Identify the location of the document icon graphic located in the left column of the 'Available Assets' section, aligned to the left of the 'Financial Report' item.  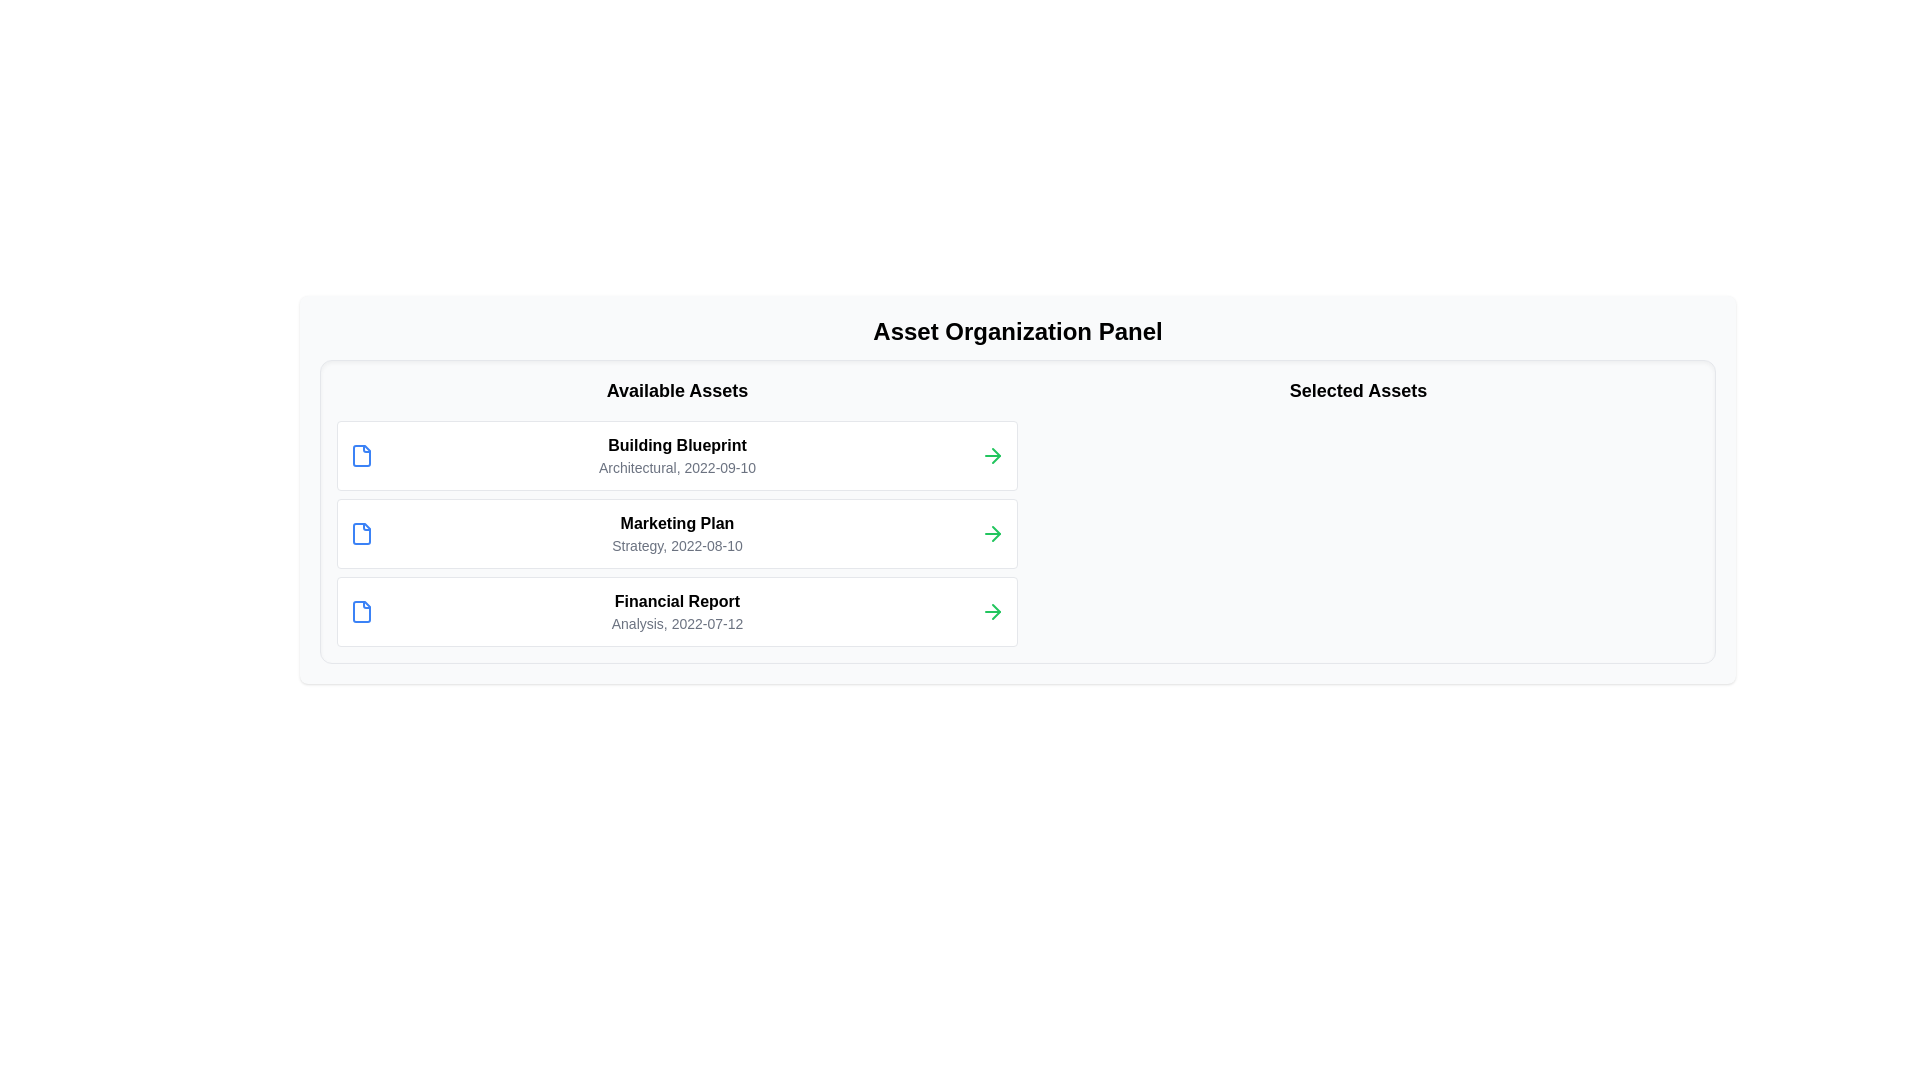
(361, 611).